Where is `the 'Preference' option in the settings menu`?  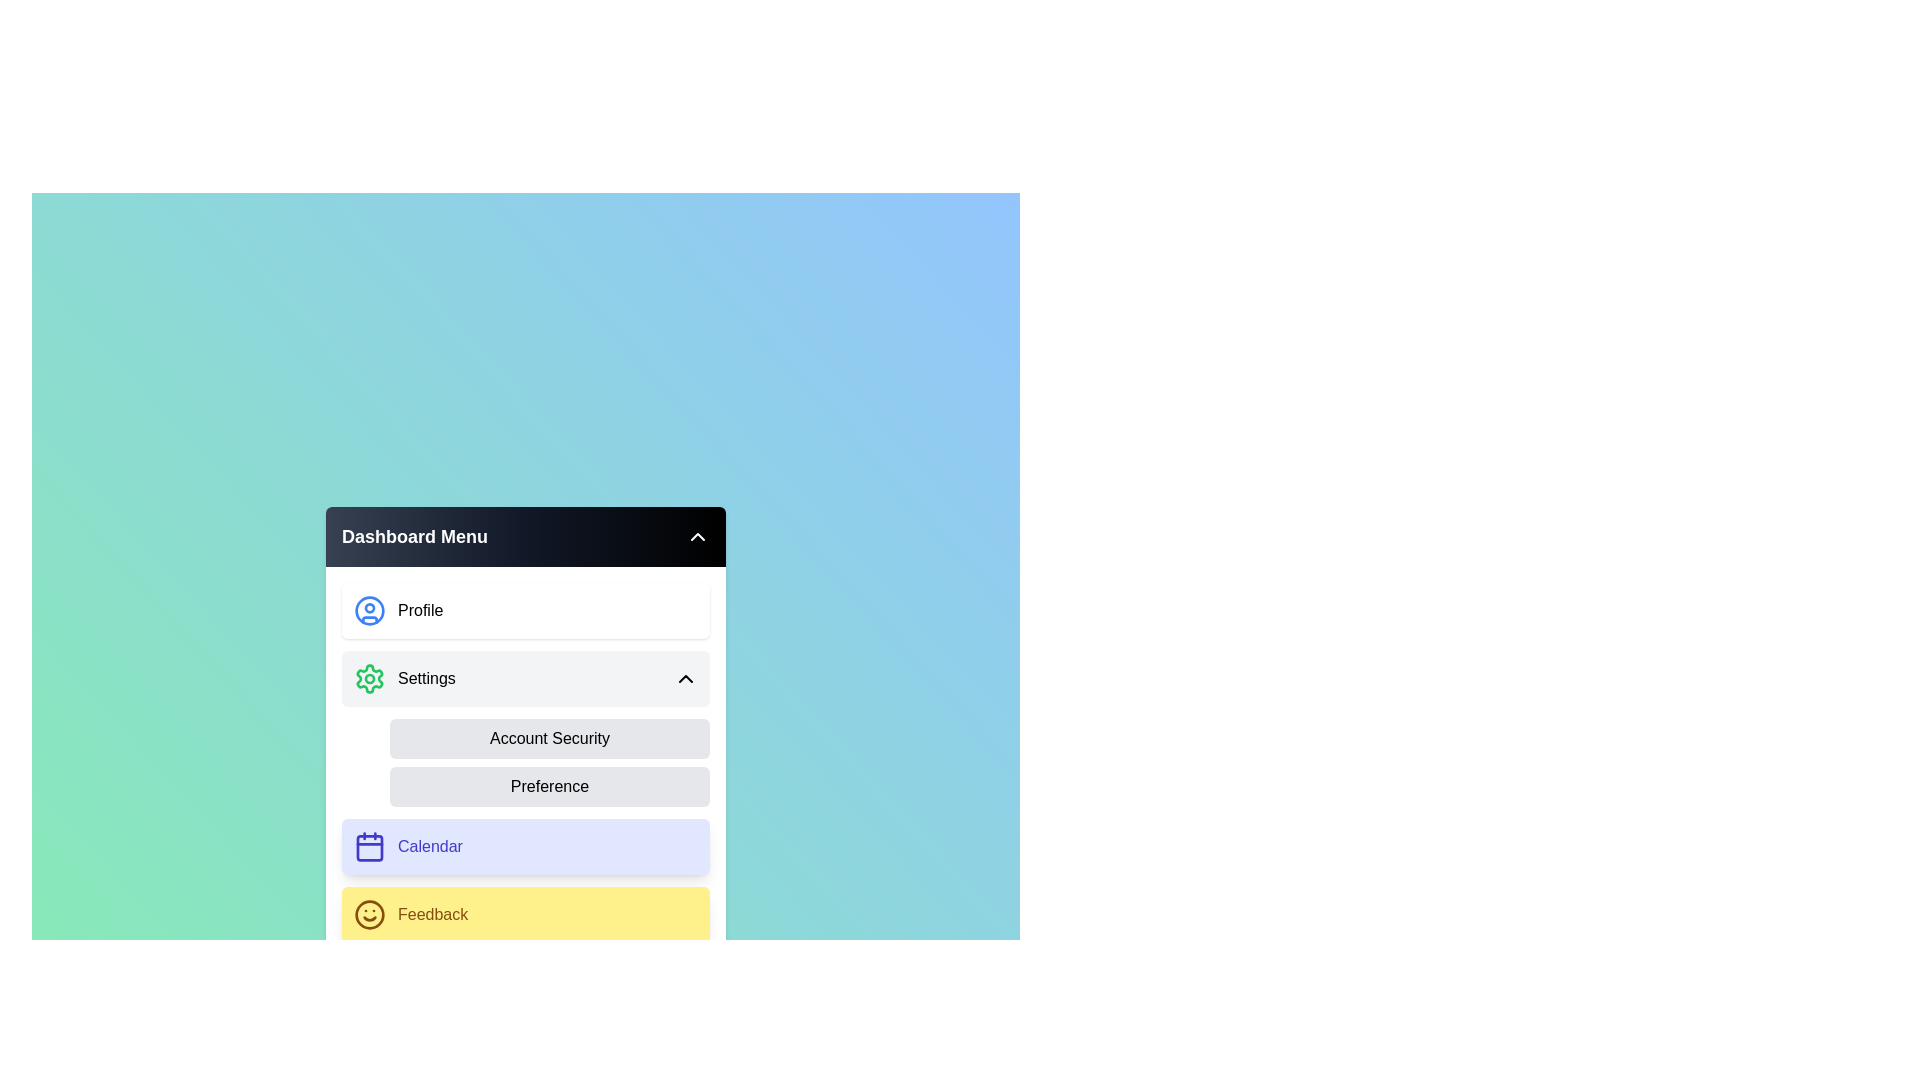 the 'Preference' option in the settings menu is located at coordinates (550, 763).